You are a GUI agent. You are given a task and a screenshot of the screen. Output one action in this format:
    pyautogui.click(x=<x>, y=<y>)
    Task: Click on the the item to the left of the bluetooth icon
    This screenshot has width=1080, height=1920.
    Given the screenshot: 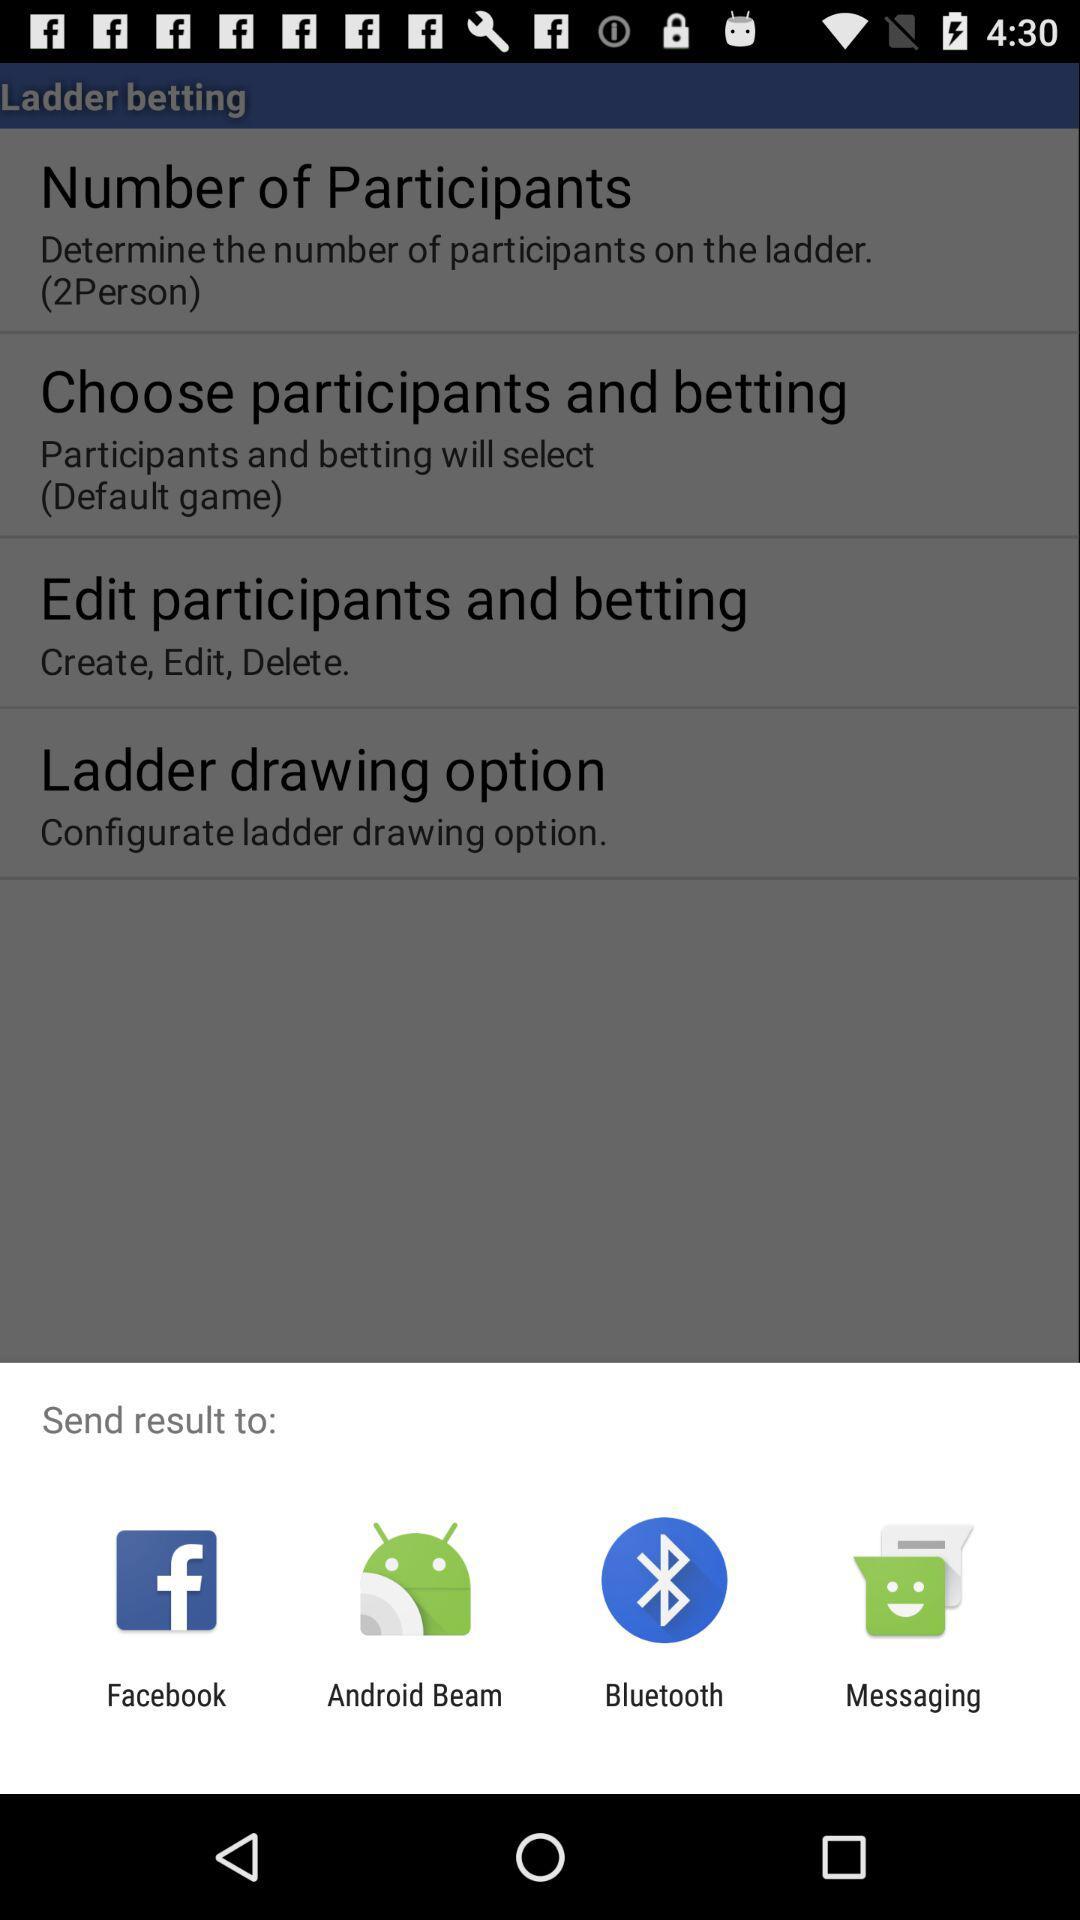 What is the action you would take?
    pyautogui.click(x=414, y=1711)
    